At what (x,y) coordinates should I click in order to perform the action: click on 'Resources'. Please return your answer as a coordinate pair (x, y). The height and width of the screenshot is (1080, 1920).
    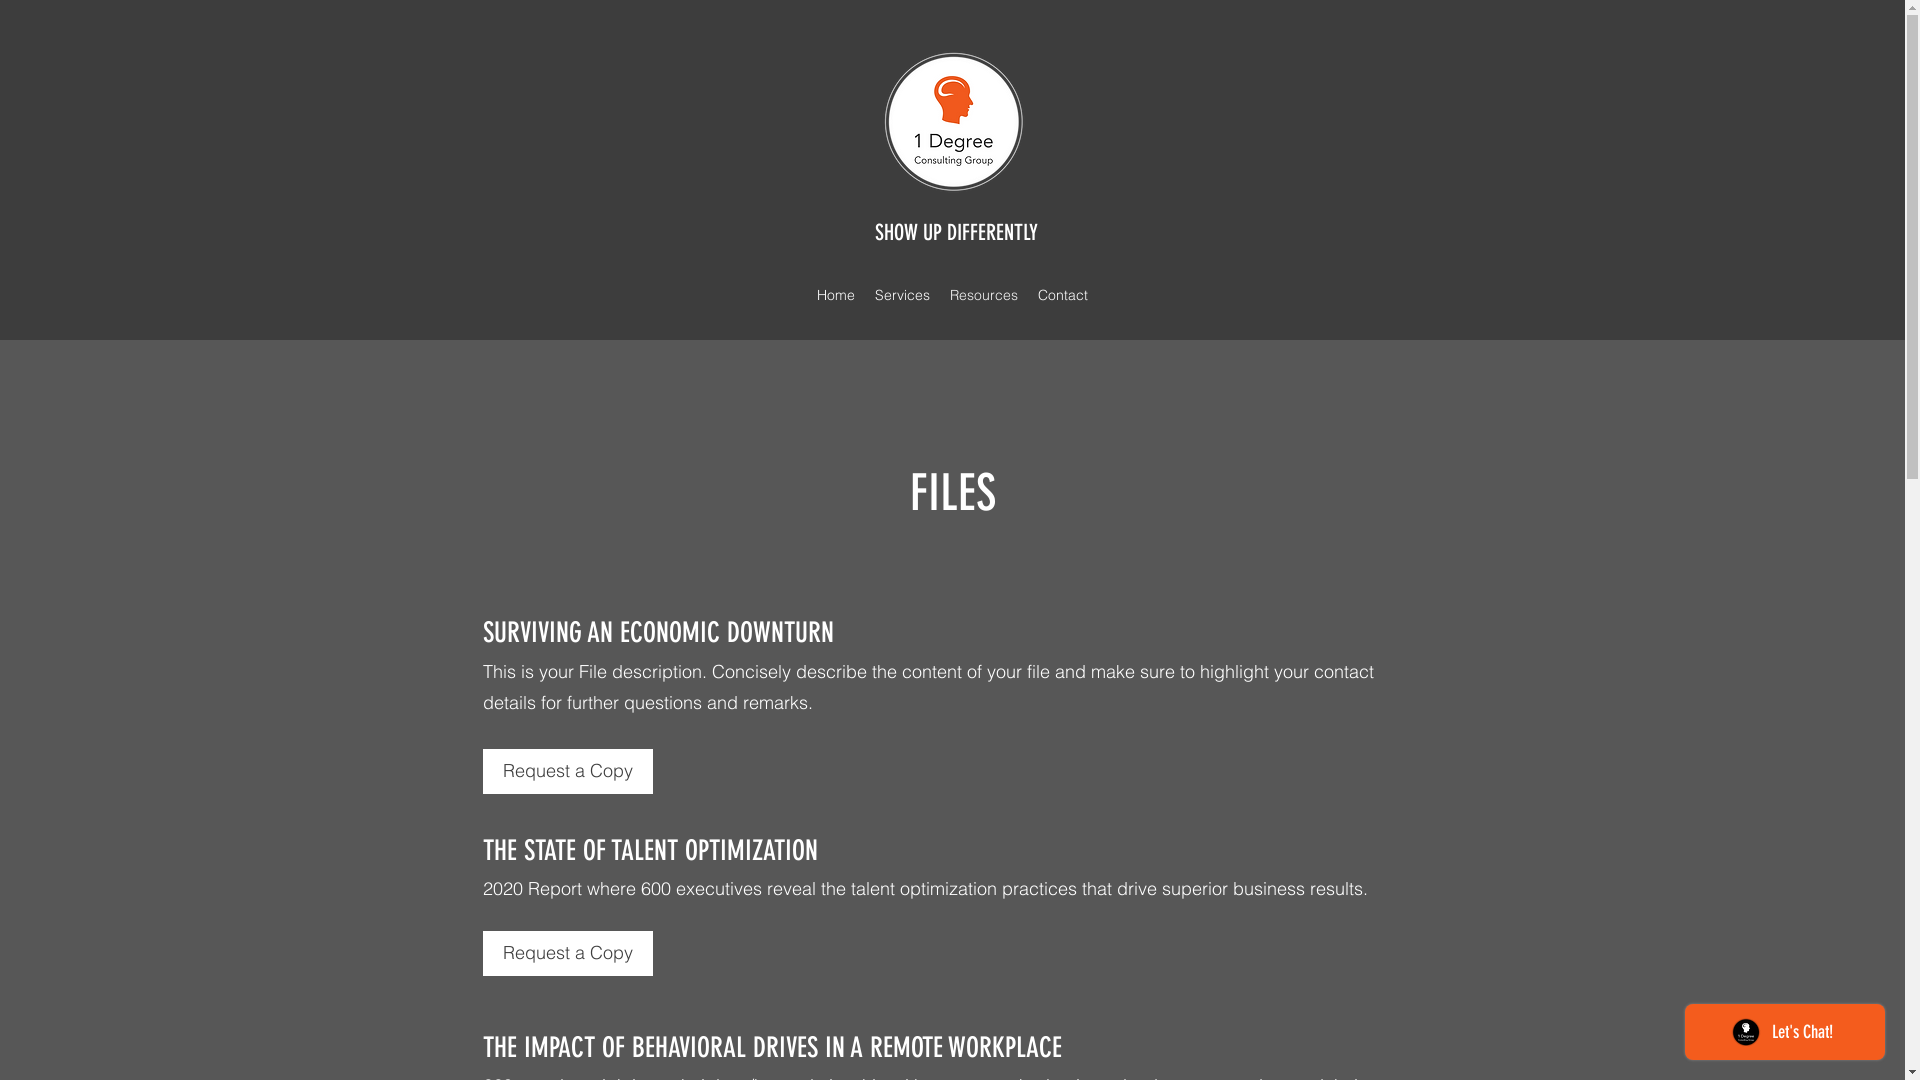
    Looking at the image, I should click on (983, 294).